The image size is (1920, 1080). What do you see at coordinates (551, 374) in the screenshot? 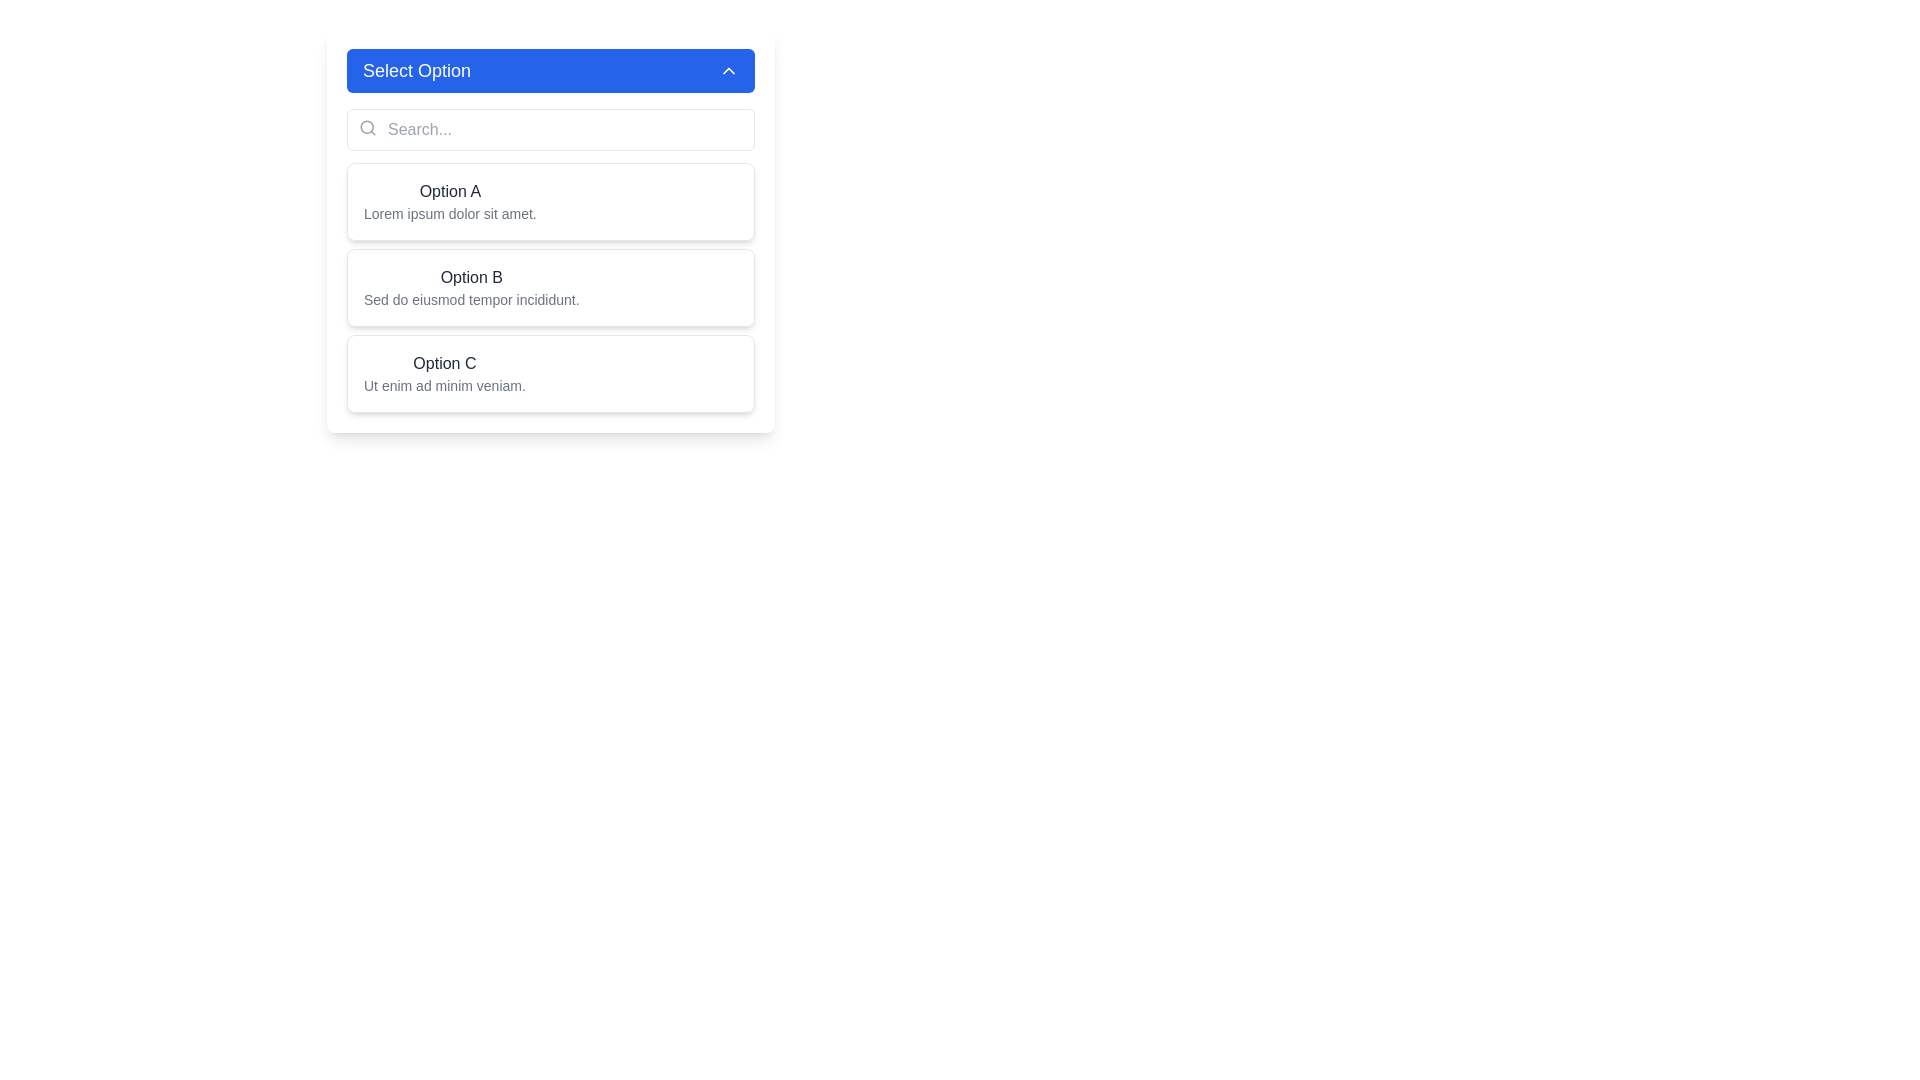
I see `the selectable list item titled 'Option C'` at bounding box center [551, 374].